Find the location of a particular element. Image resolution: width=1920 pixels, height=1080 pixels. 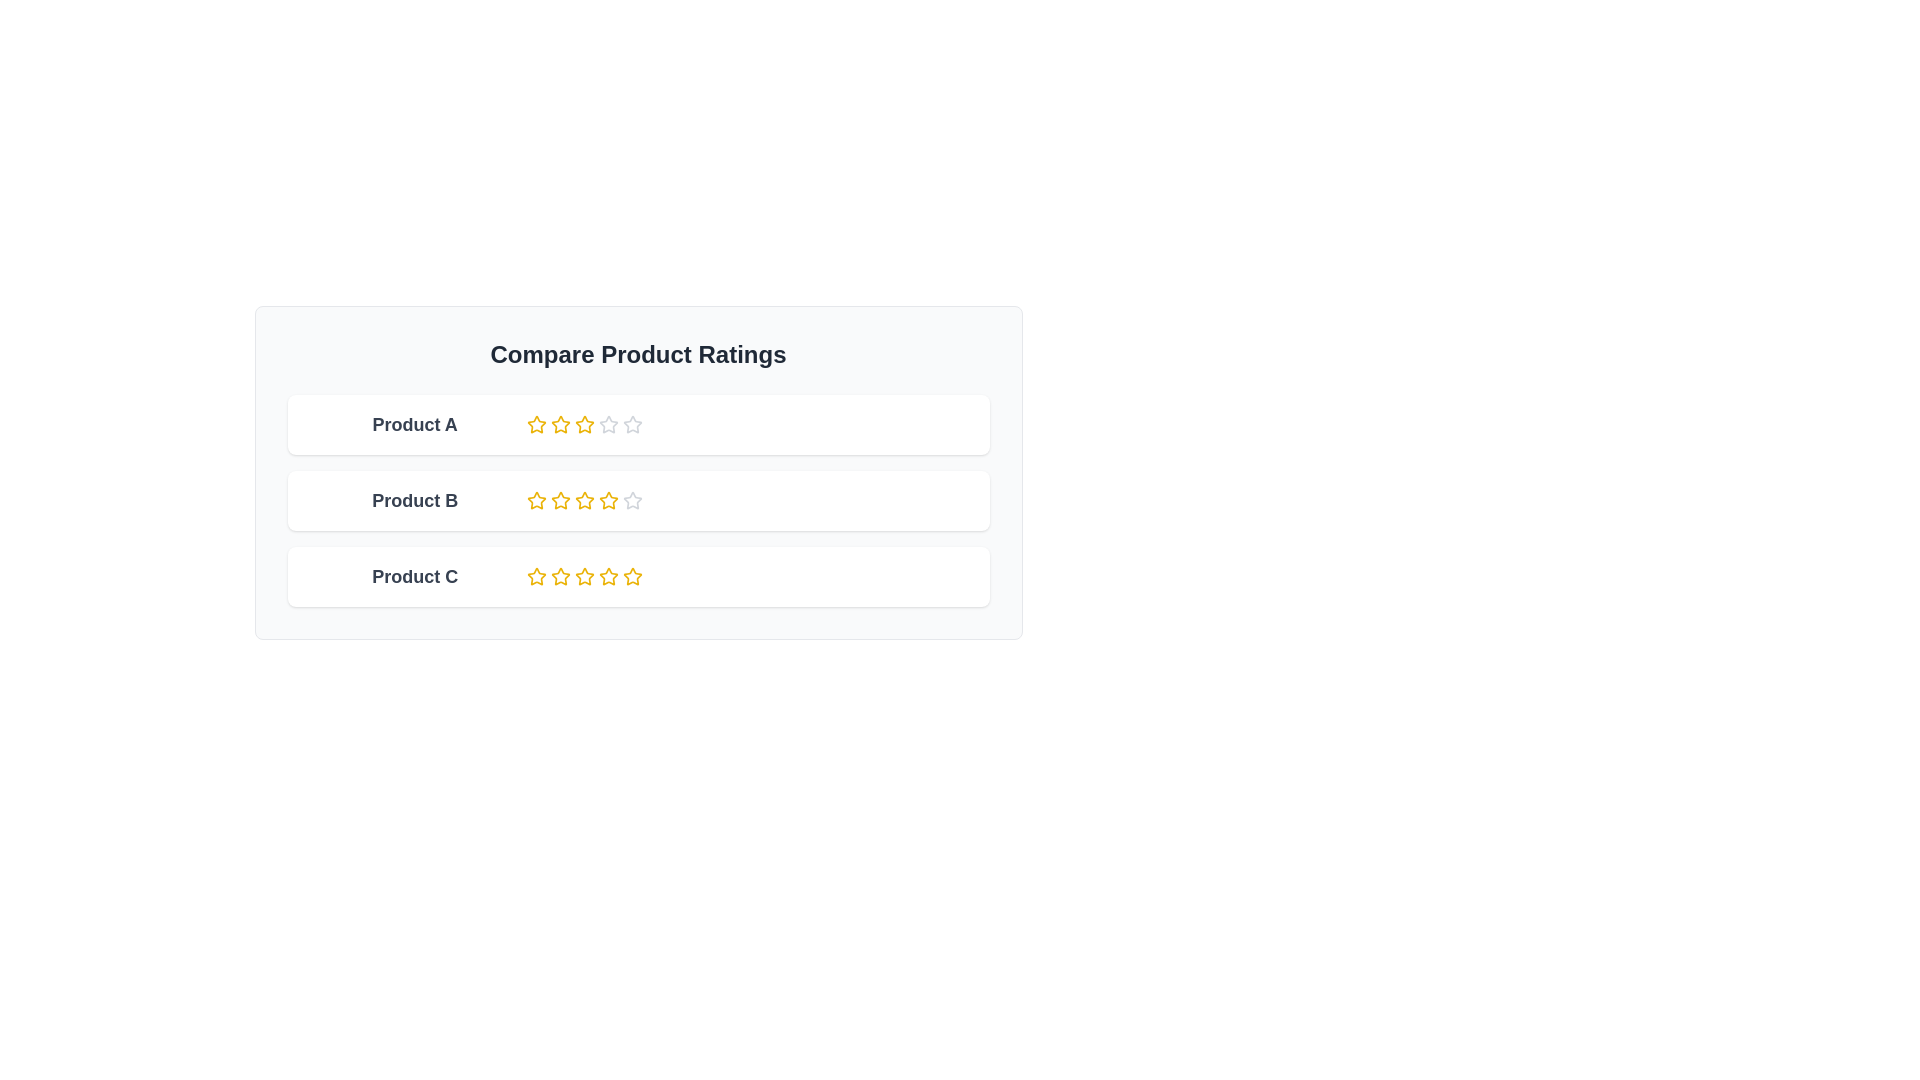

the selected star-shaped rating icon for 'Product B' is located at coordinates (583, 499).